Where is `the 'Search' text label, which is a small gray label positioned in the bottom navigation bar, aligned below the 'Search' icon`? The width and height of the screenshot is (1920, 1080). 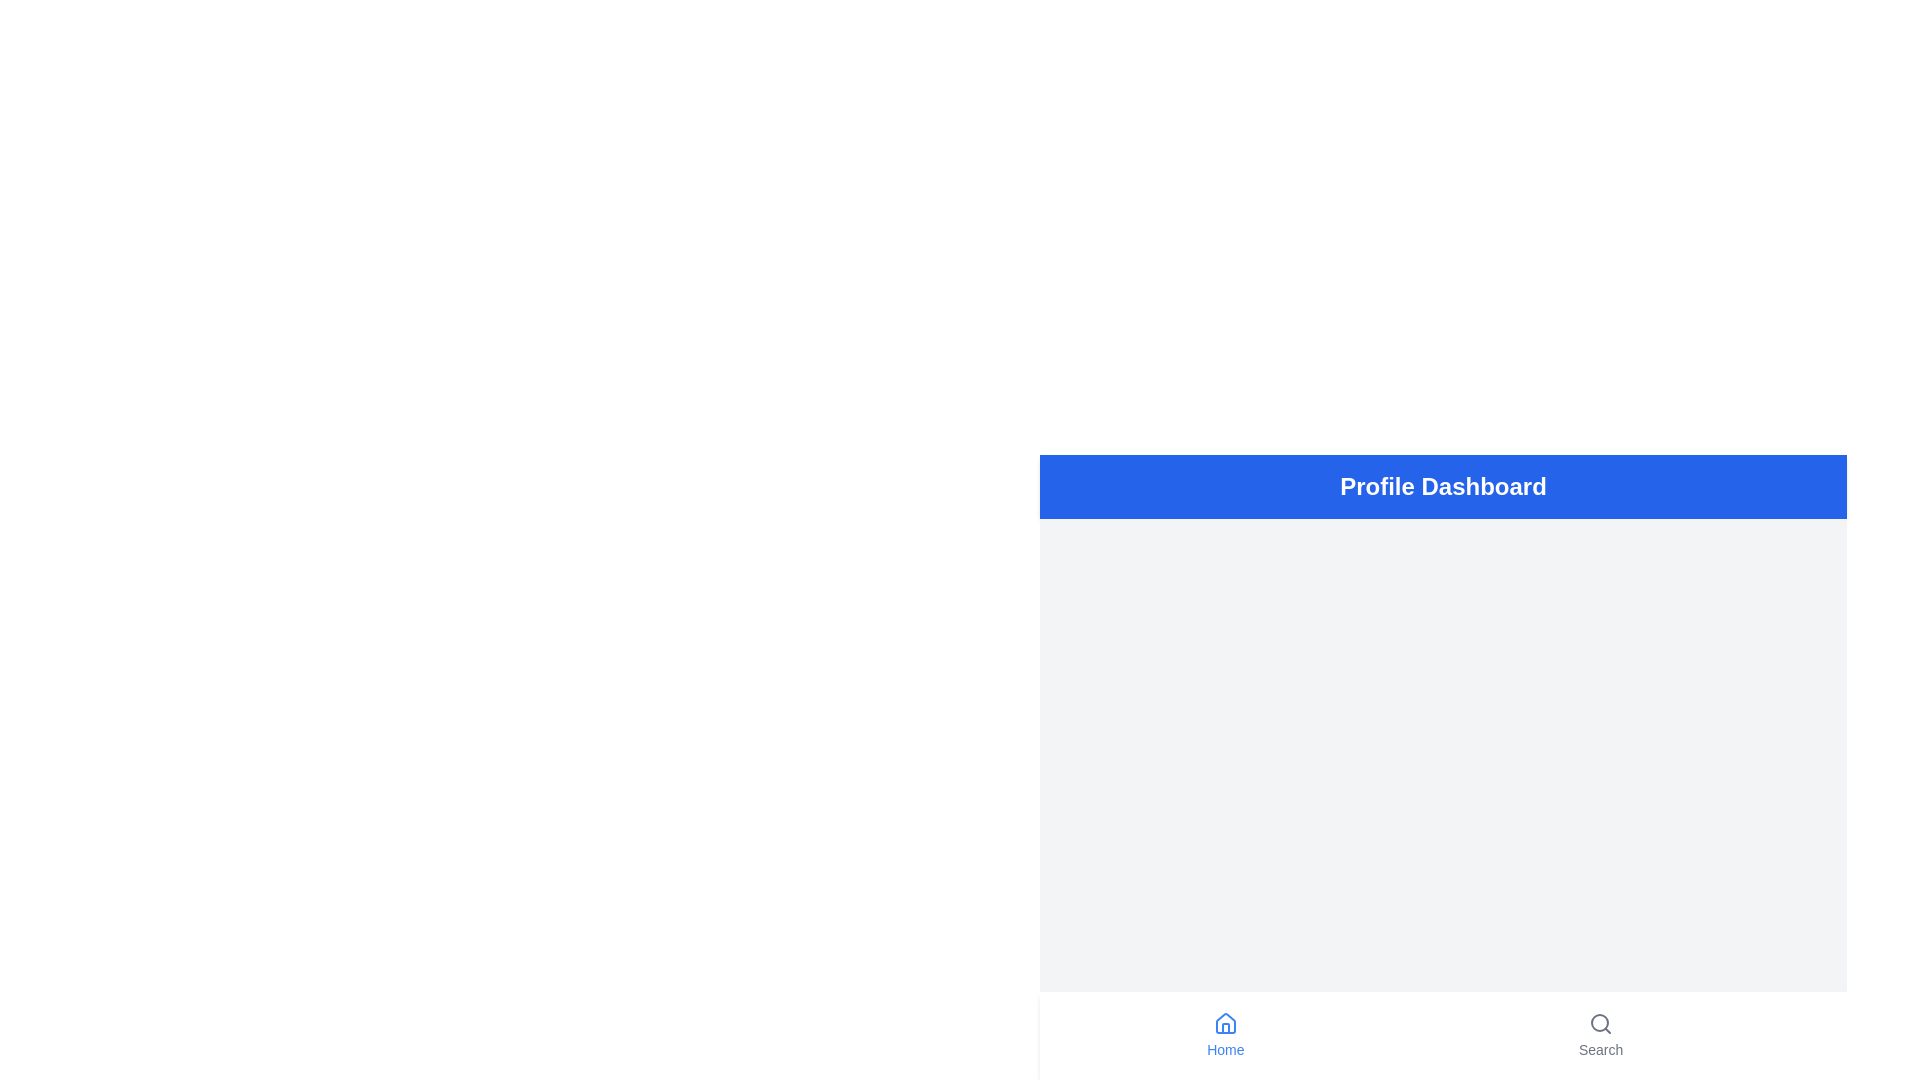 the 'Search' text label, which is a small gray label positioned in the bottom navigation bar, aligned below the 'Search' icon is located at coordinates (1601, 1048).